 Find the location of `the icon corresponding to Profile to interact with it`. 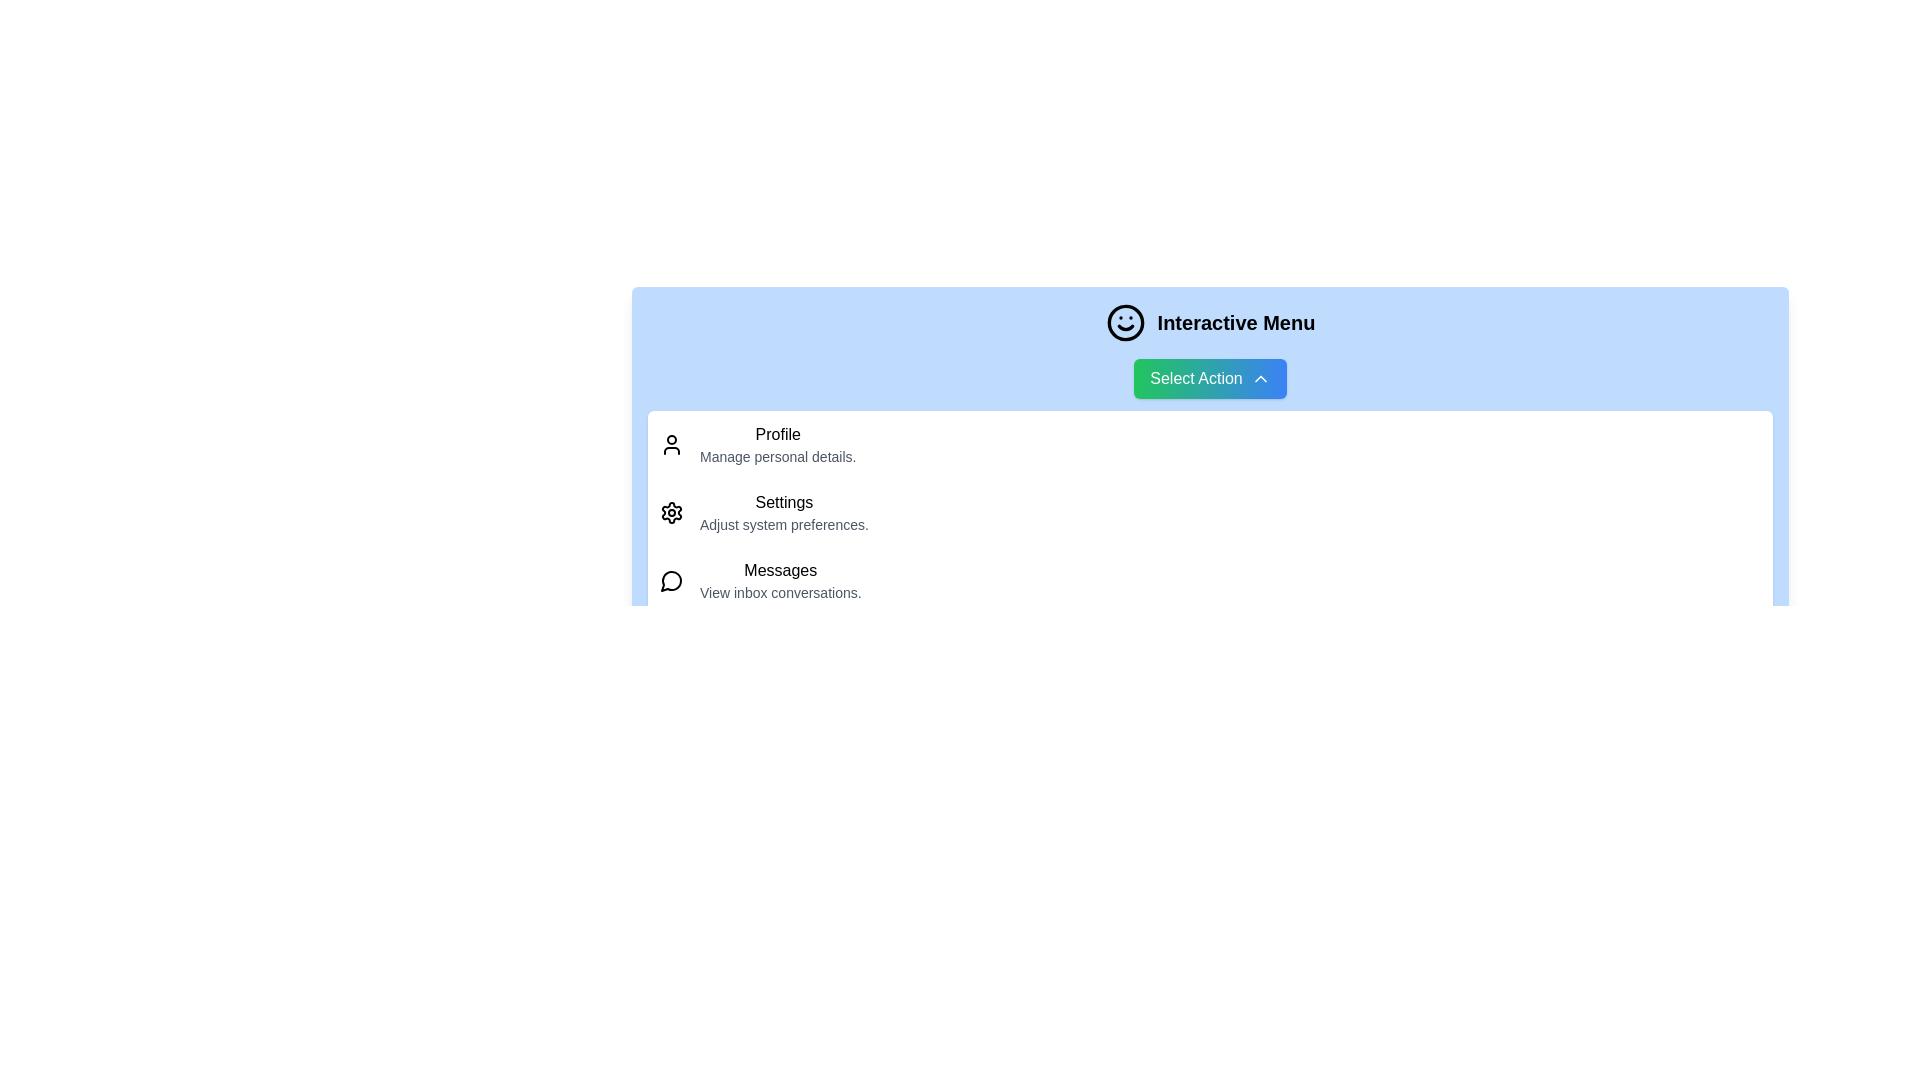

the icon corresponding to Profile to interact with it is located at coordinates (672, 443).